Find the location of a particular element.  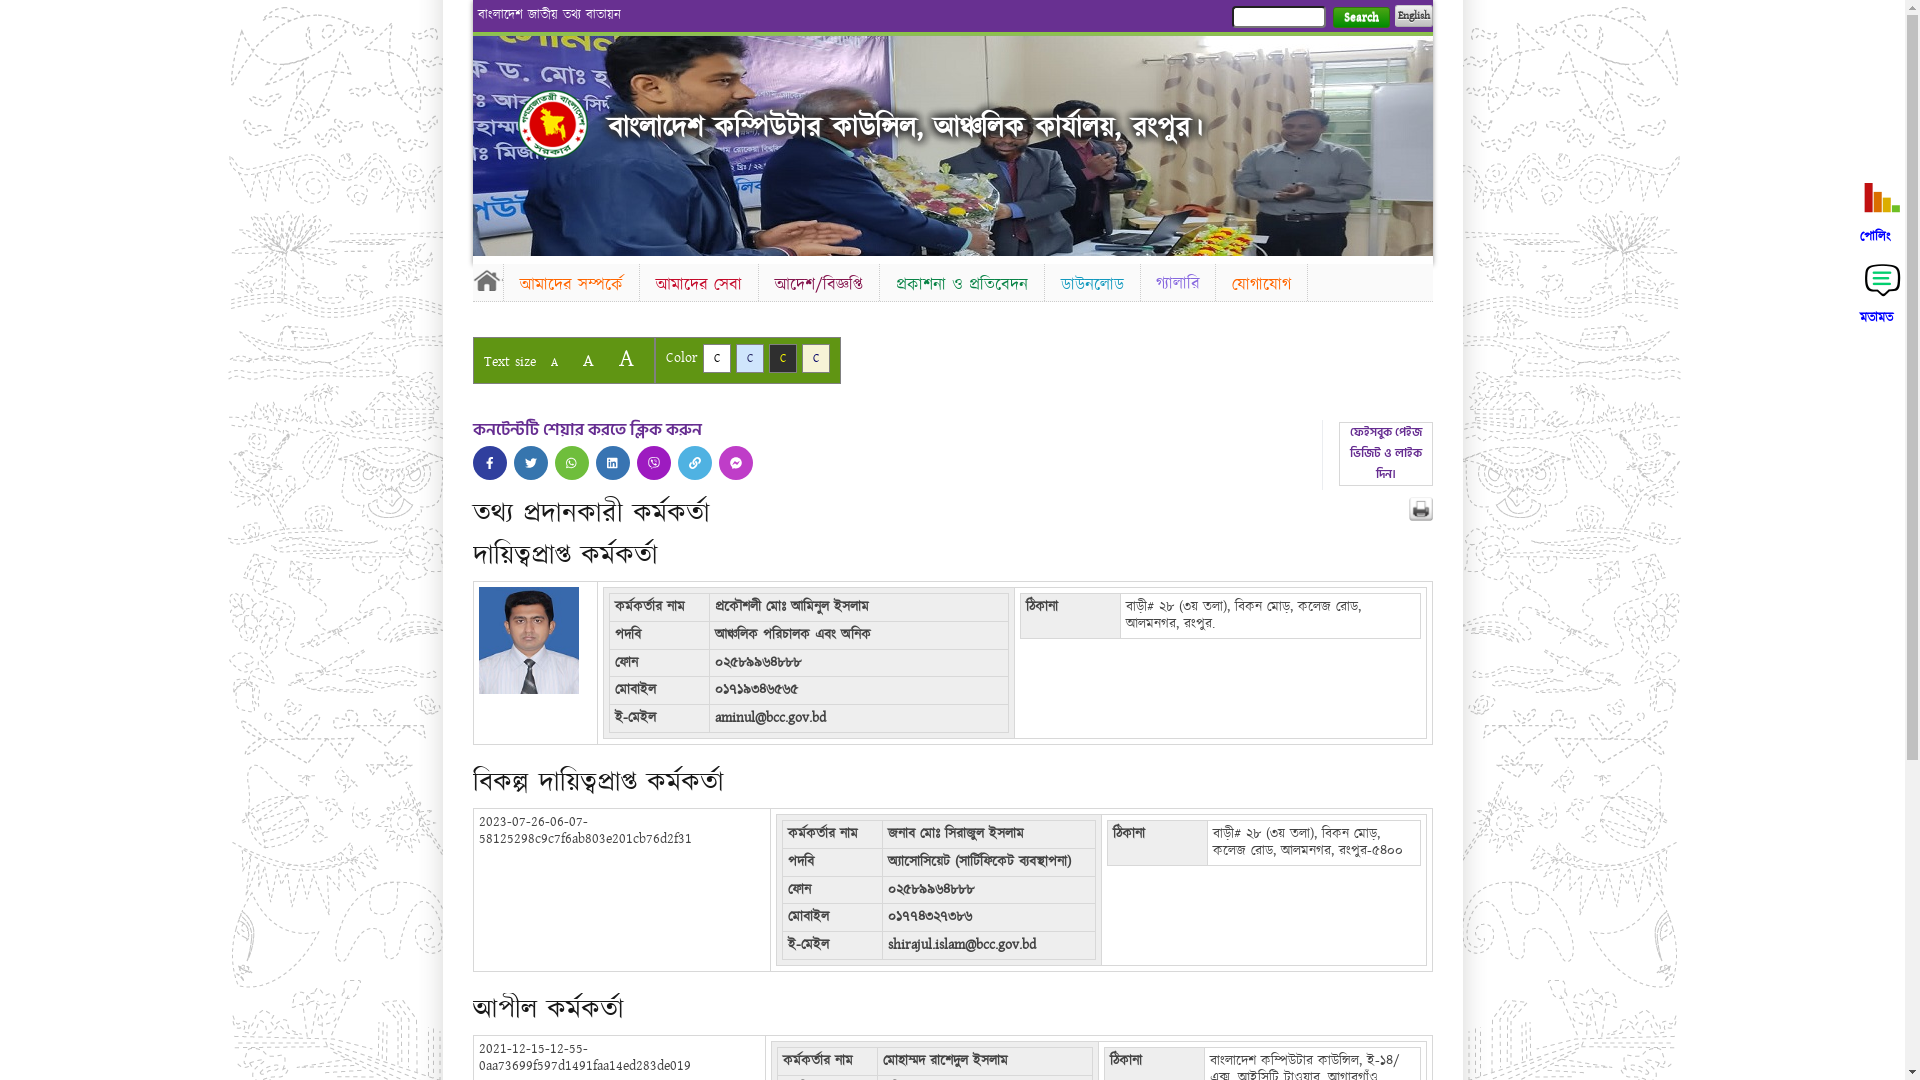

'A' is located at coordinates (586, 360).